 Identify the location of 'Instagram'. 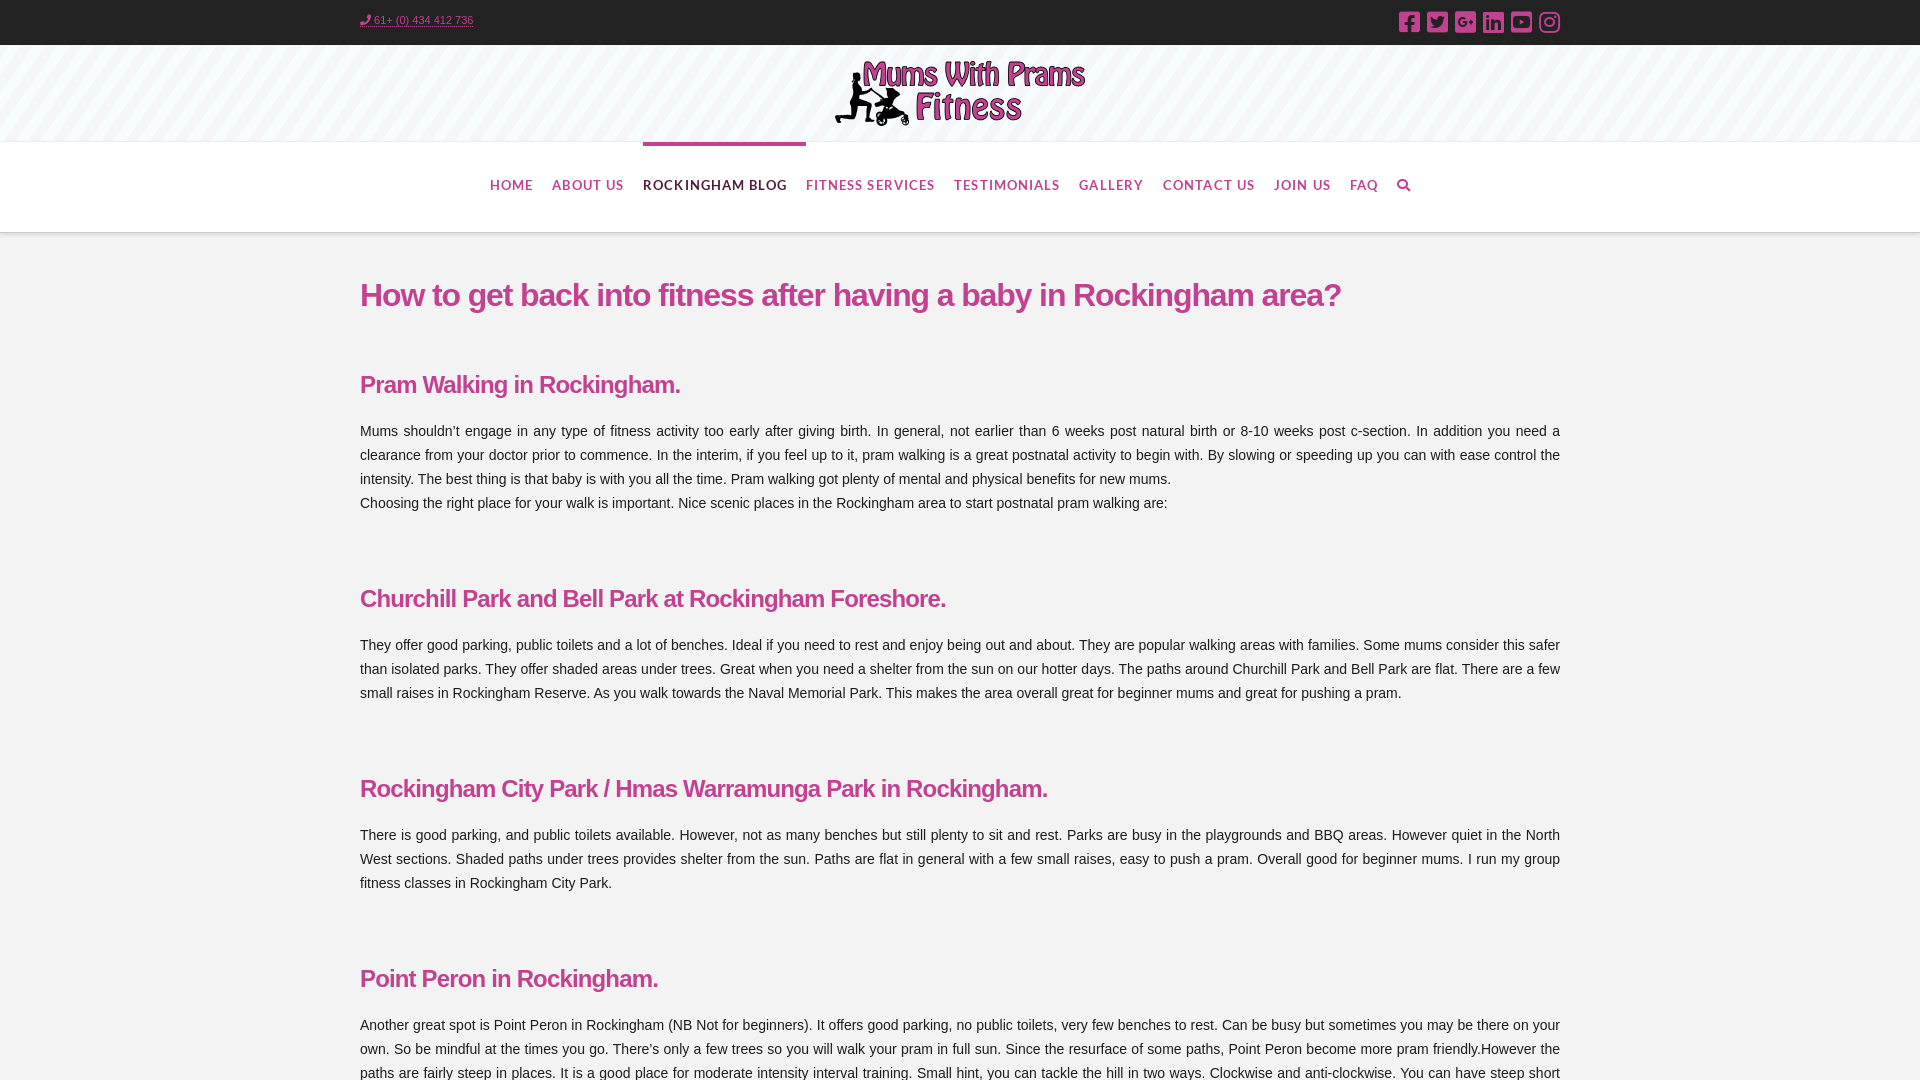
(1548, 22).